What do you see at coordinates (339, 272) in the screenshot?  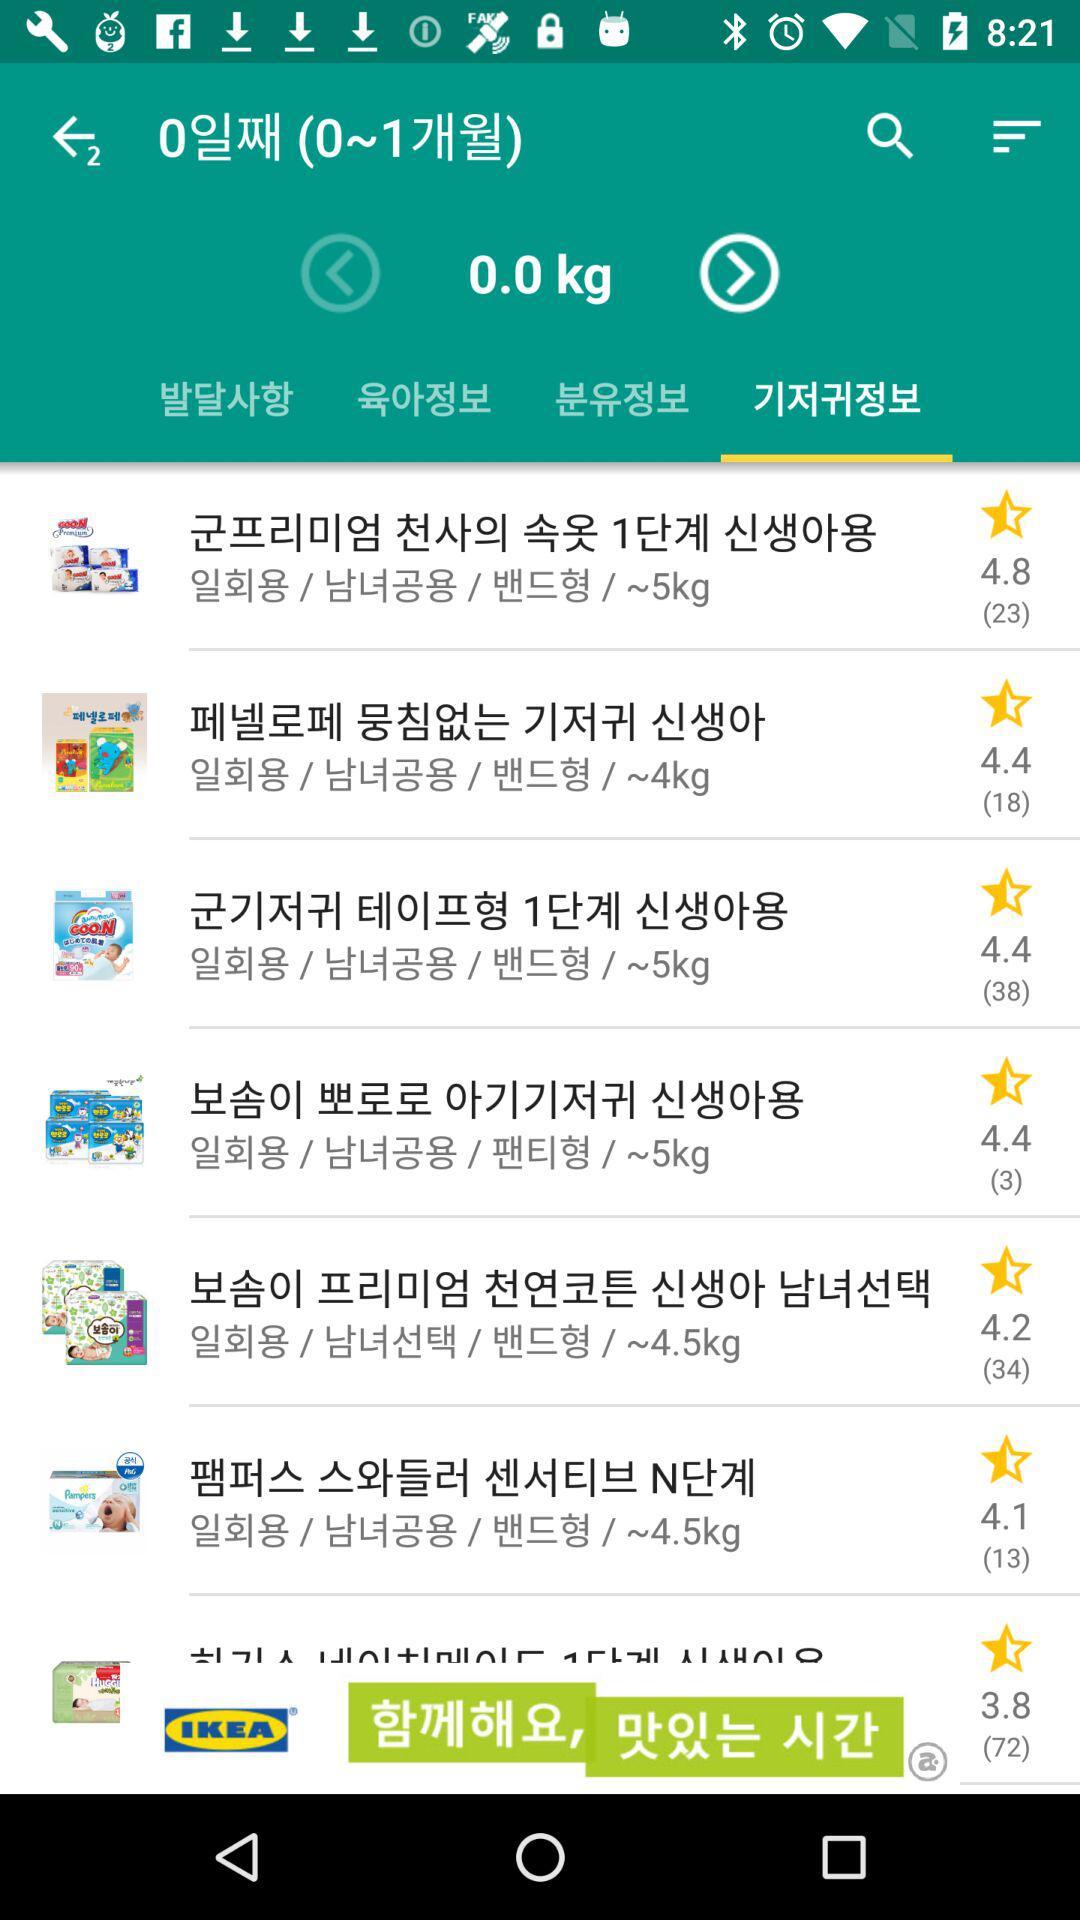 I see `the arrow_backward icon` at bounding box center [339, 272].